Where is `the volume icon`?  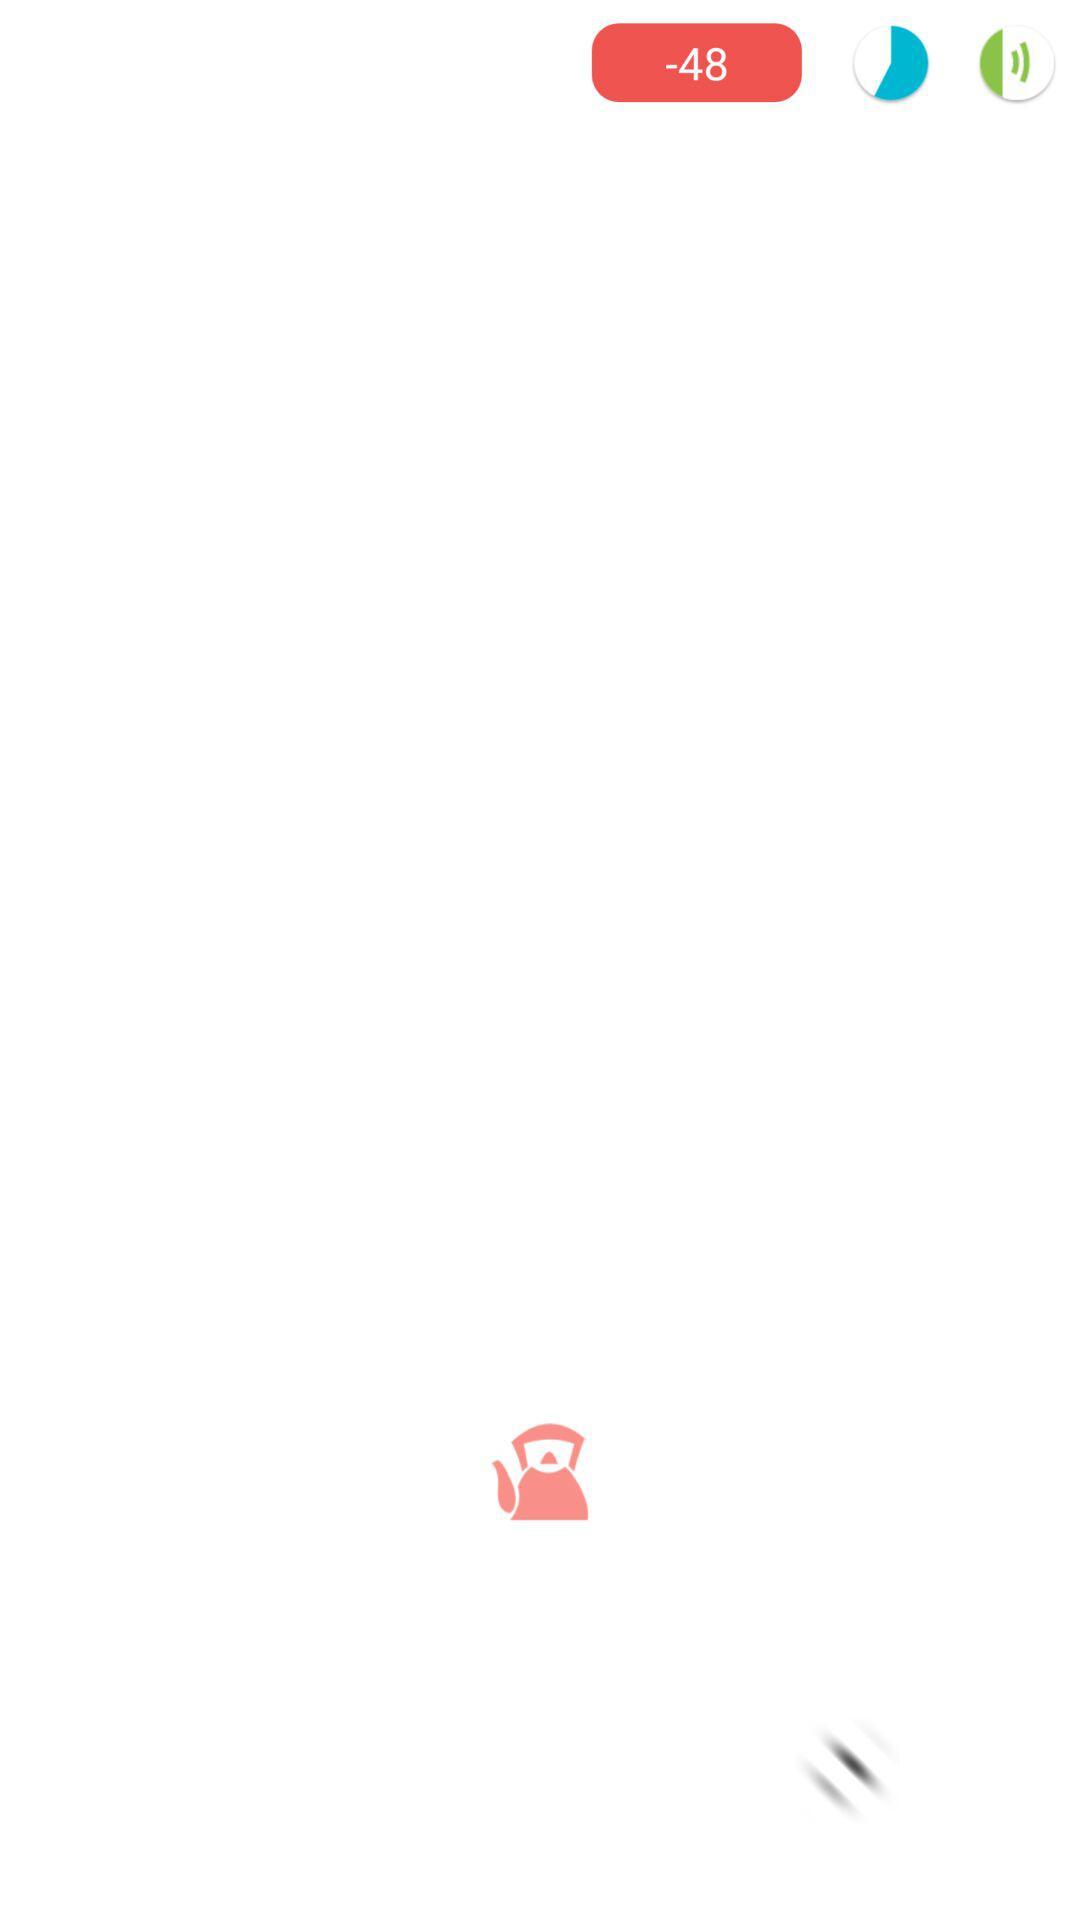
the volume icon is located at coordinates (1017, 62).